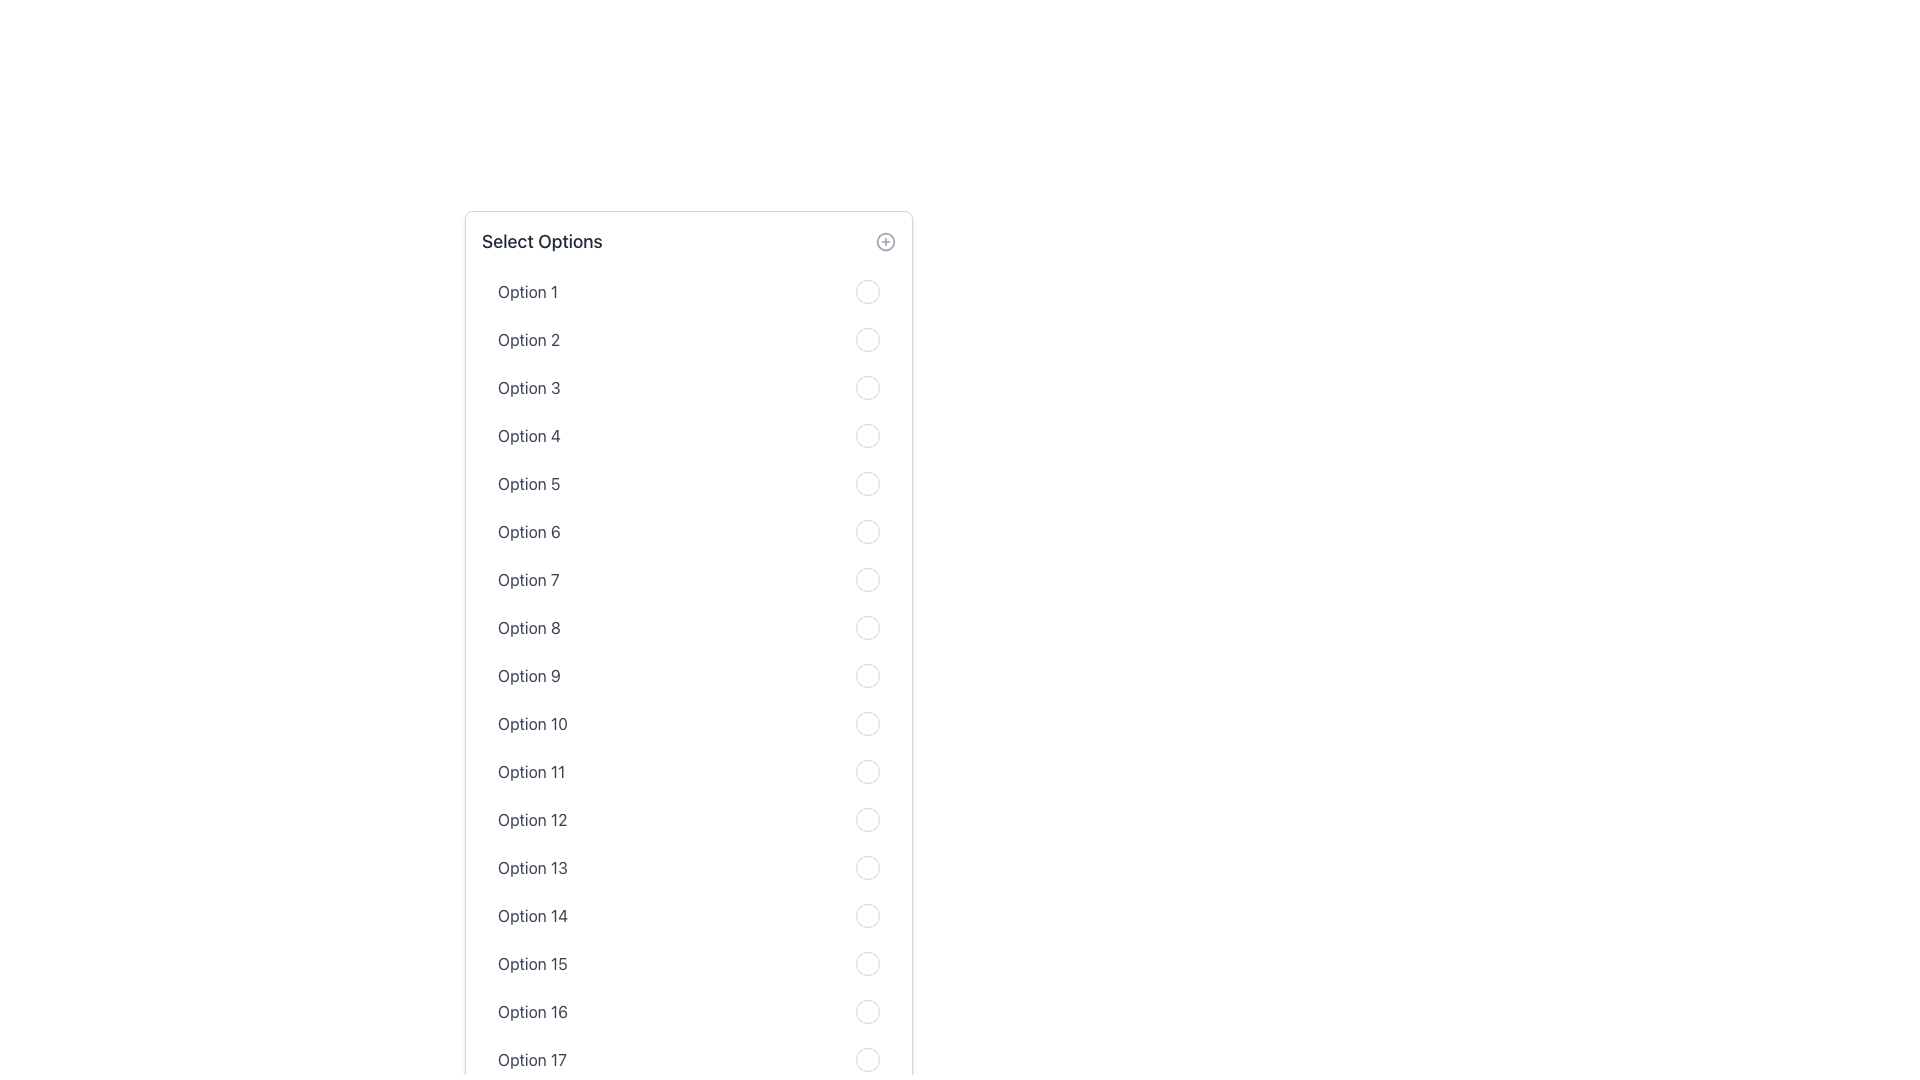 This screenshot has height=1080, width=1920. What do you see at coordinates (529, 434) in the screenshot?
I see `the 'Option 4' text label, which identifies the fourth selectable option in the 'Select Options' list` at bounding box center [529, 434].